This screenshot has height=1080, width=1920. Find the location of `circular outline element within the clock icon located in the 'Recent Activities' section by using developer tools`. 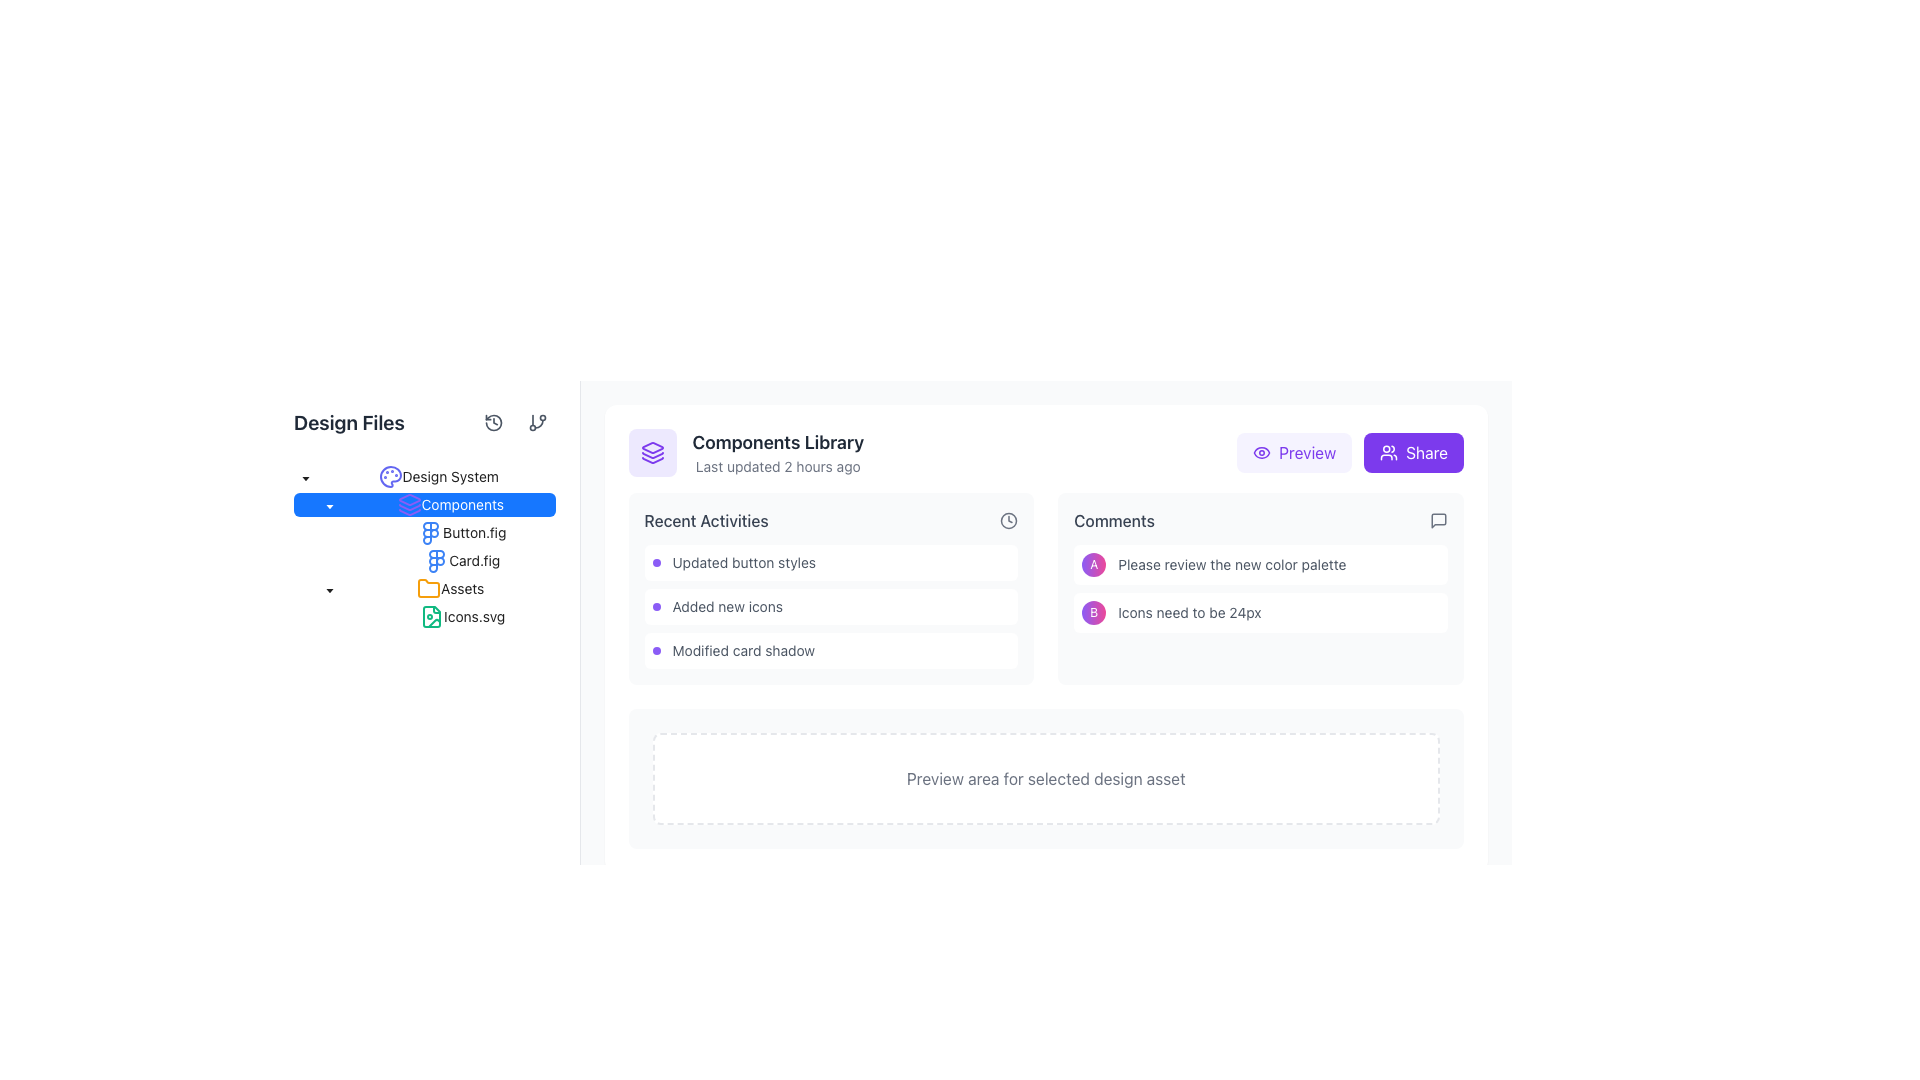

circular outline element within the clock icon located in the 'Recent Activities' section by using developer tools is located at coordinates (1009, 519).